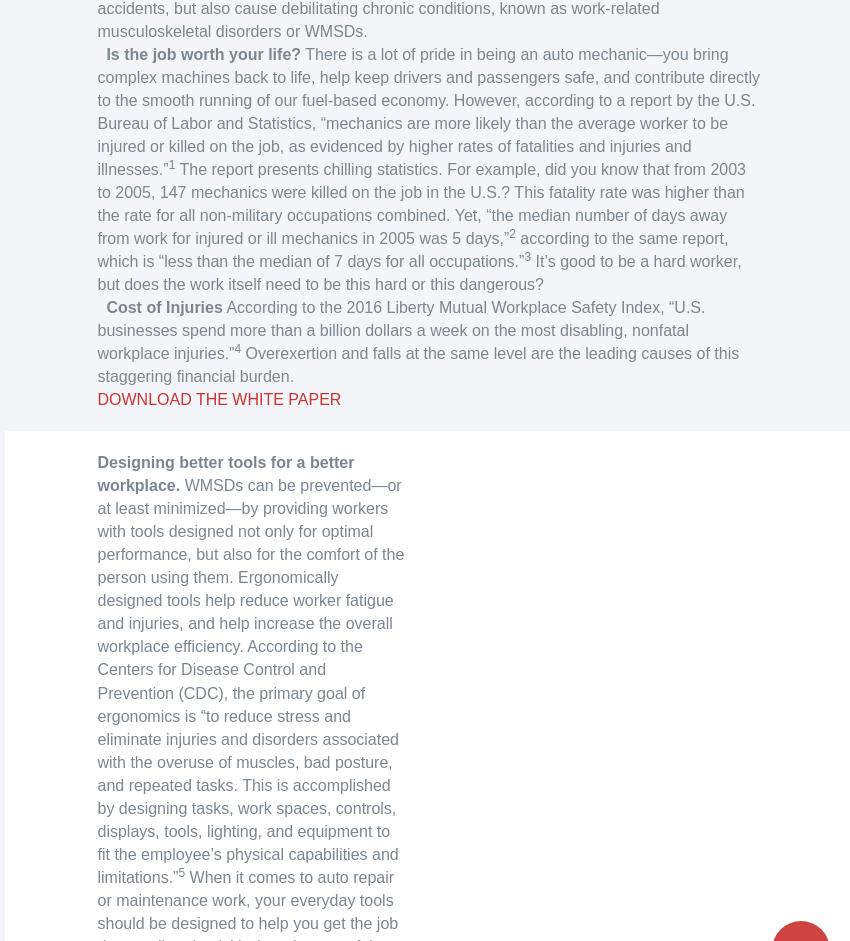  Describe the element at coordinates (180, 872) in the screenshot. I see `'5'` at that location.